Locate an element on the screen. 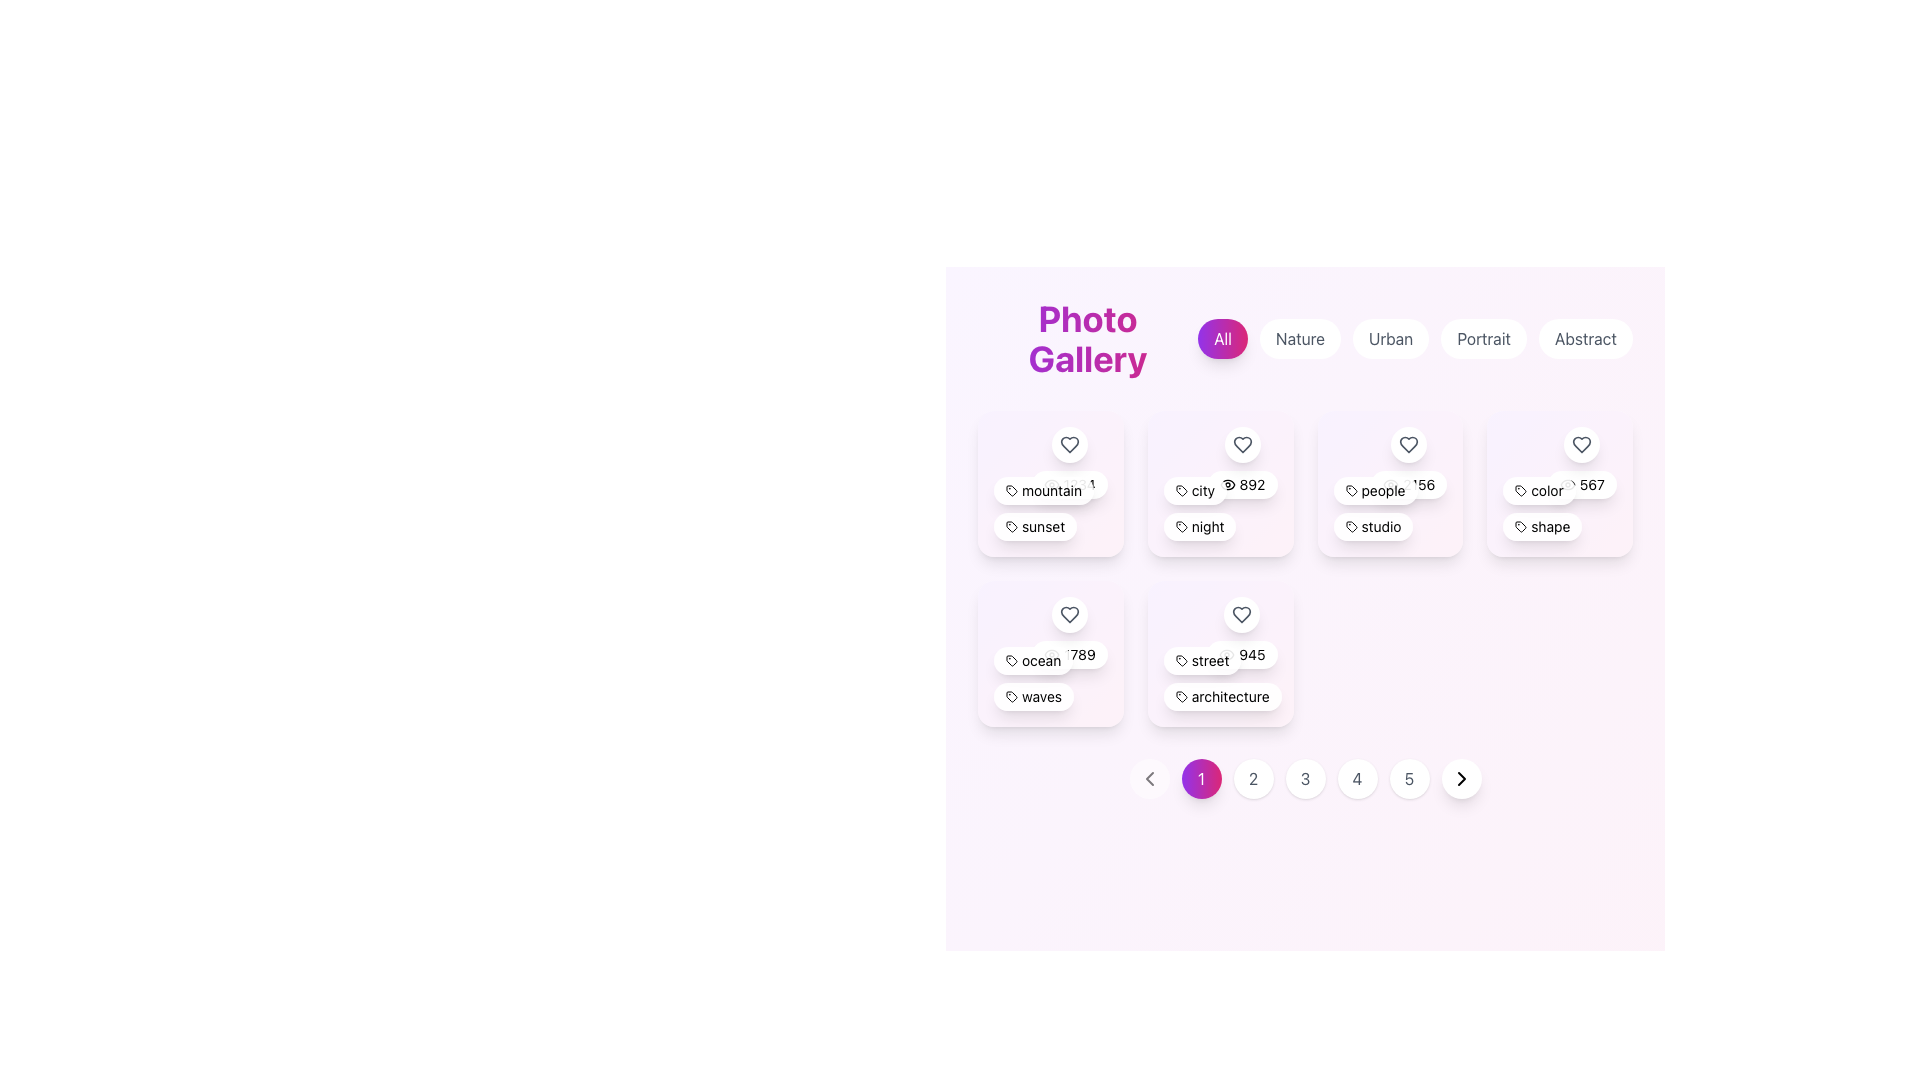  the graphic icon resembling a price tag located in the 'sunset' card at the top-left position within the gallery interface is located at coordinates (1012, 525).